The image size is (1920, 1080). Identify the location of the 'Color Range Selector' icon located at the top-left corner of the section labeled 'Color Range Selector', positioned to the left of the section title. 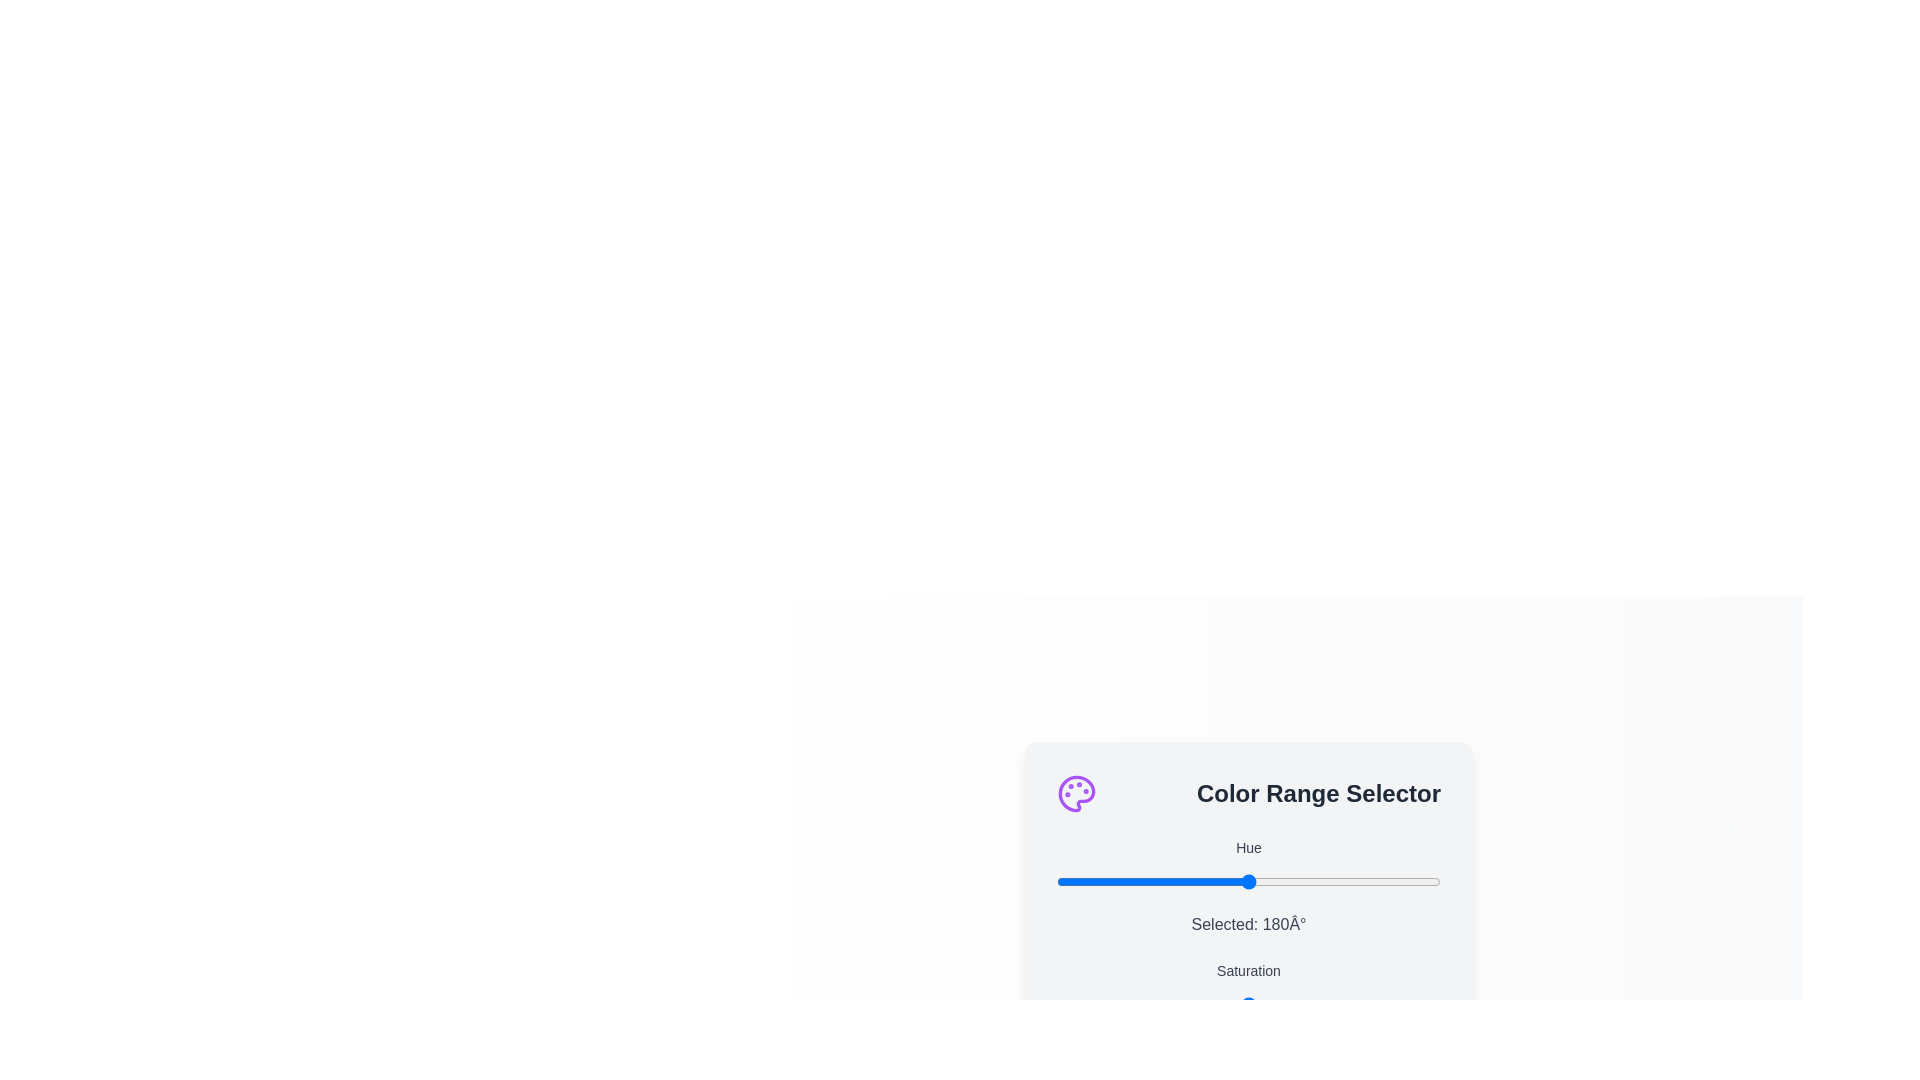
(1075, 792).